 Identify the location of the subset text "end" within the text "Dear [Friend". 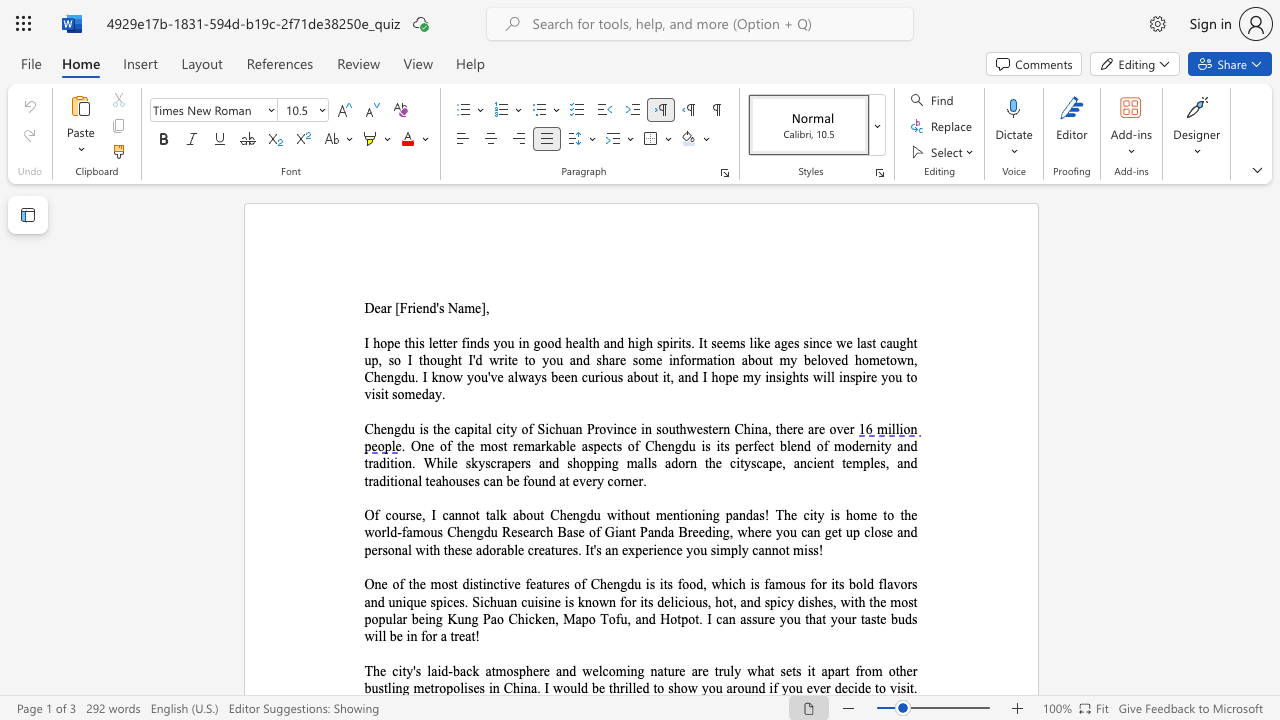
(415, 308).